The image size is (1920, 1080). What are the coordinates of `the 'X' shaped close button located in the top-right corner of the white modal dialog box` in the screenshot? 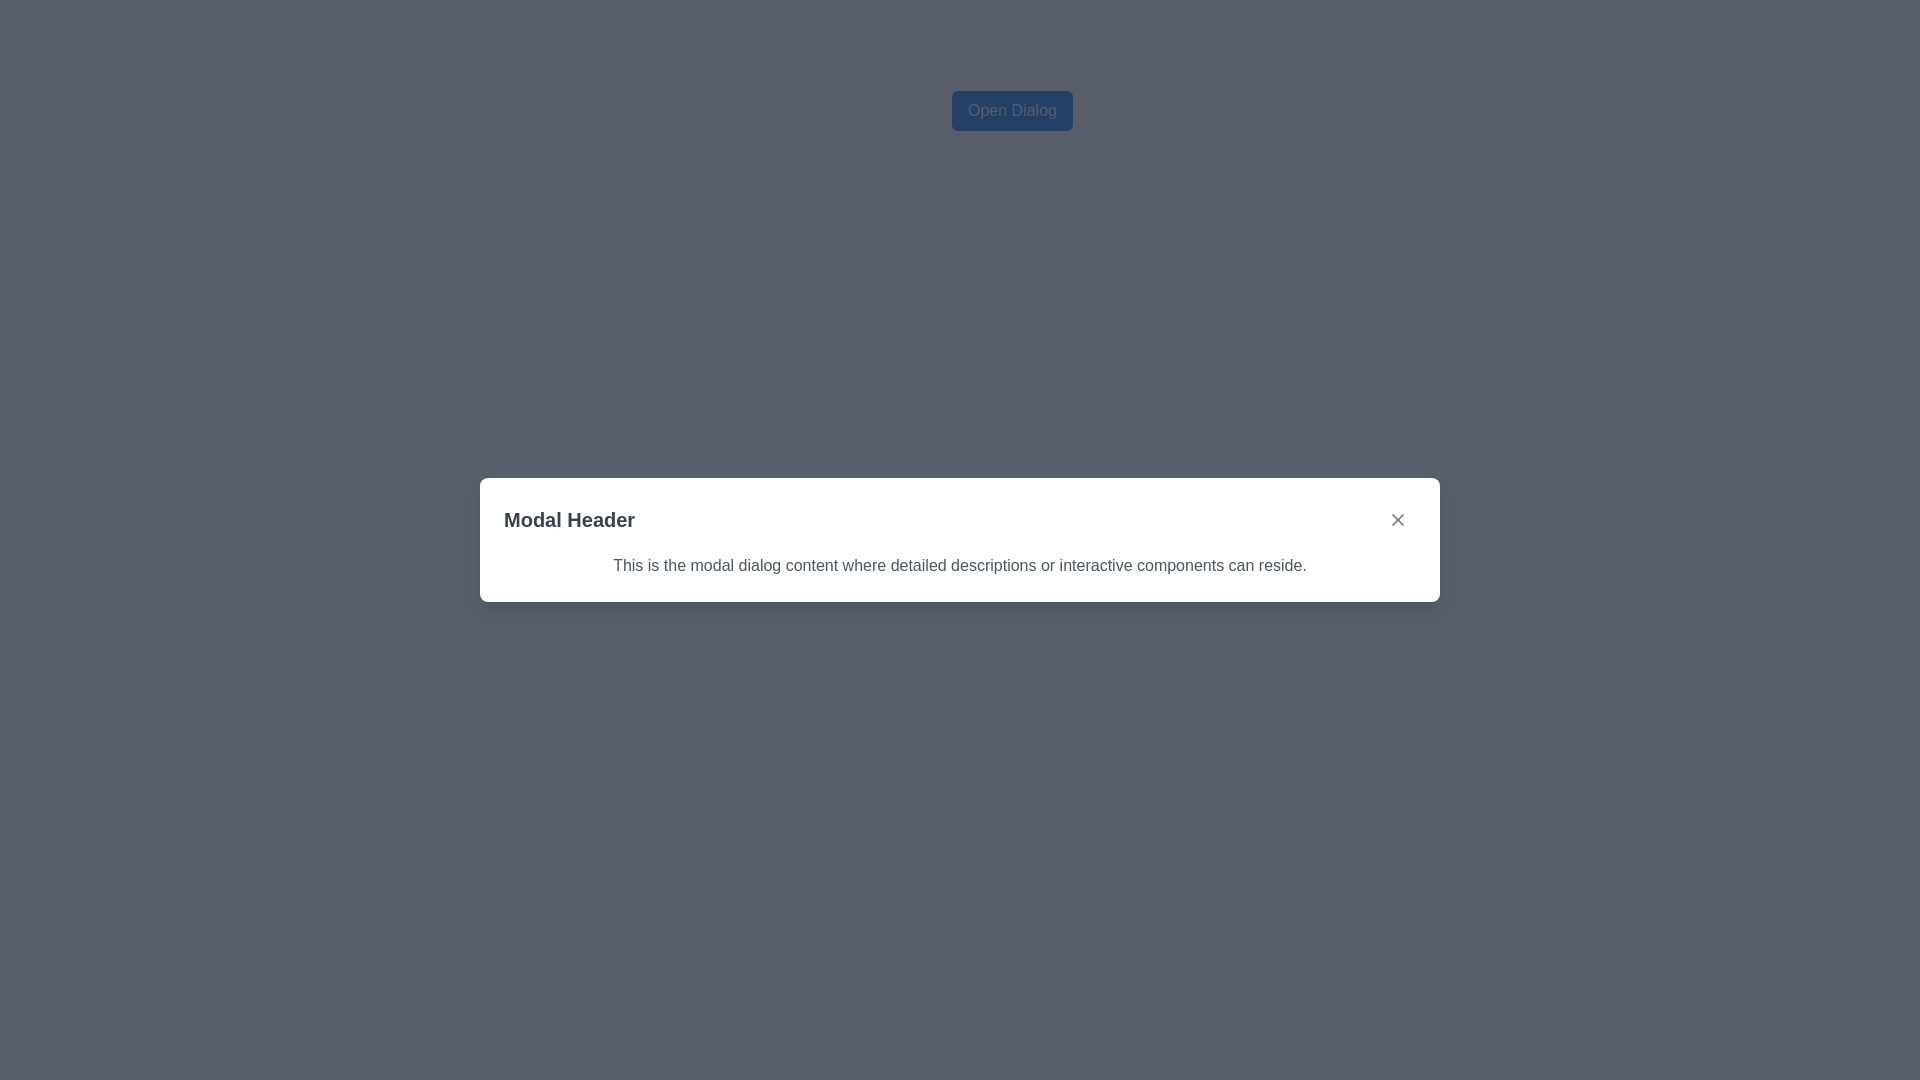 It's located at (1396, 519).